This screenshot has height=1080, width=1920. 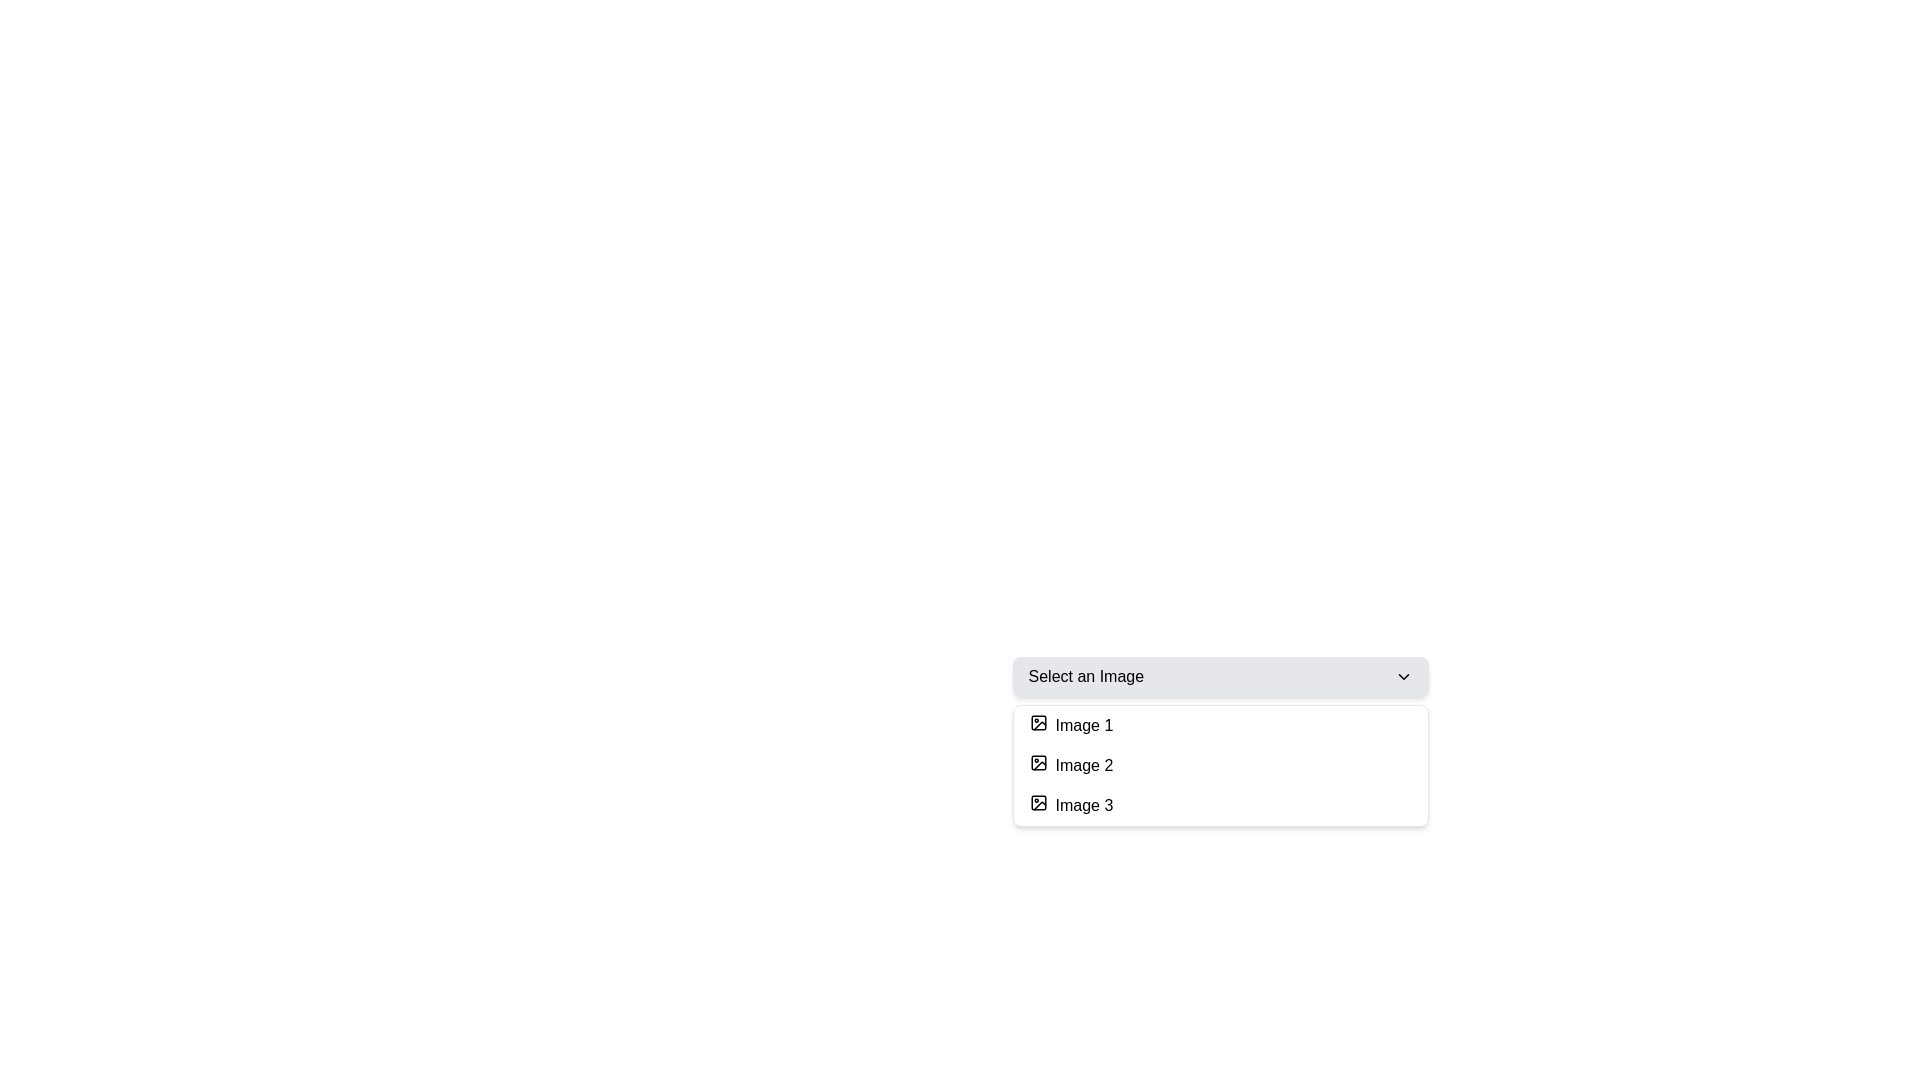 I want to click on the dropdown menu labeled 'Select an Image', so click(x=1219, y=782).